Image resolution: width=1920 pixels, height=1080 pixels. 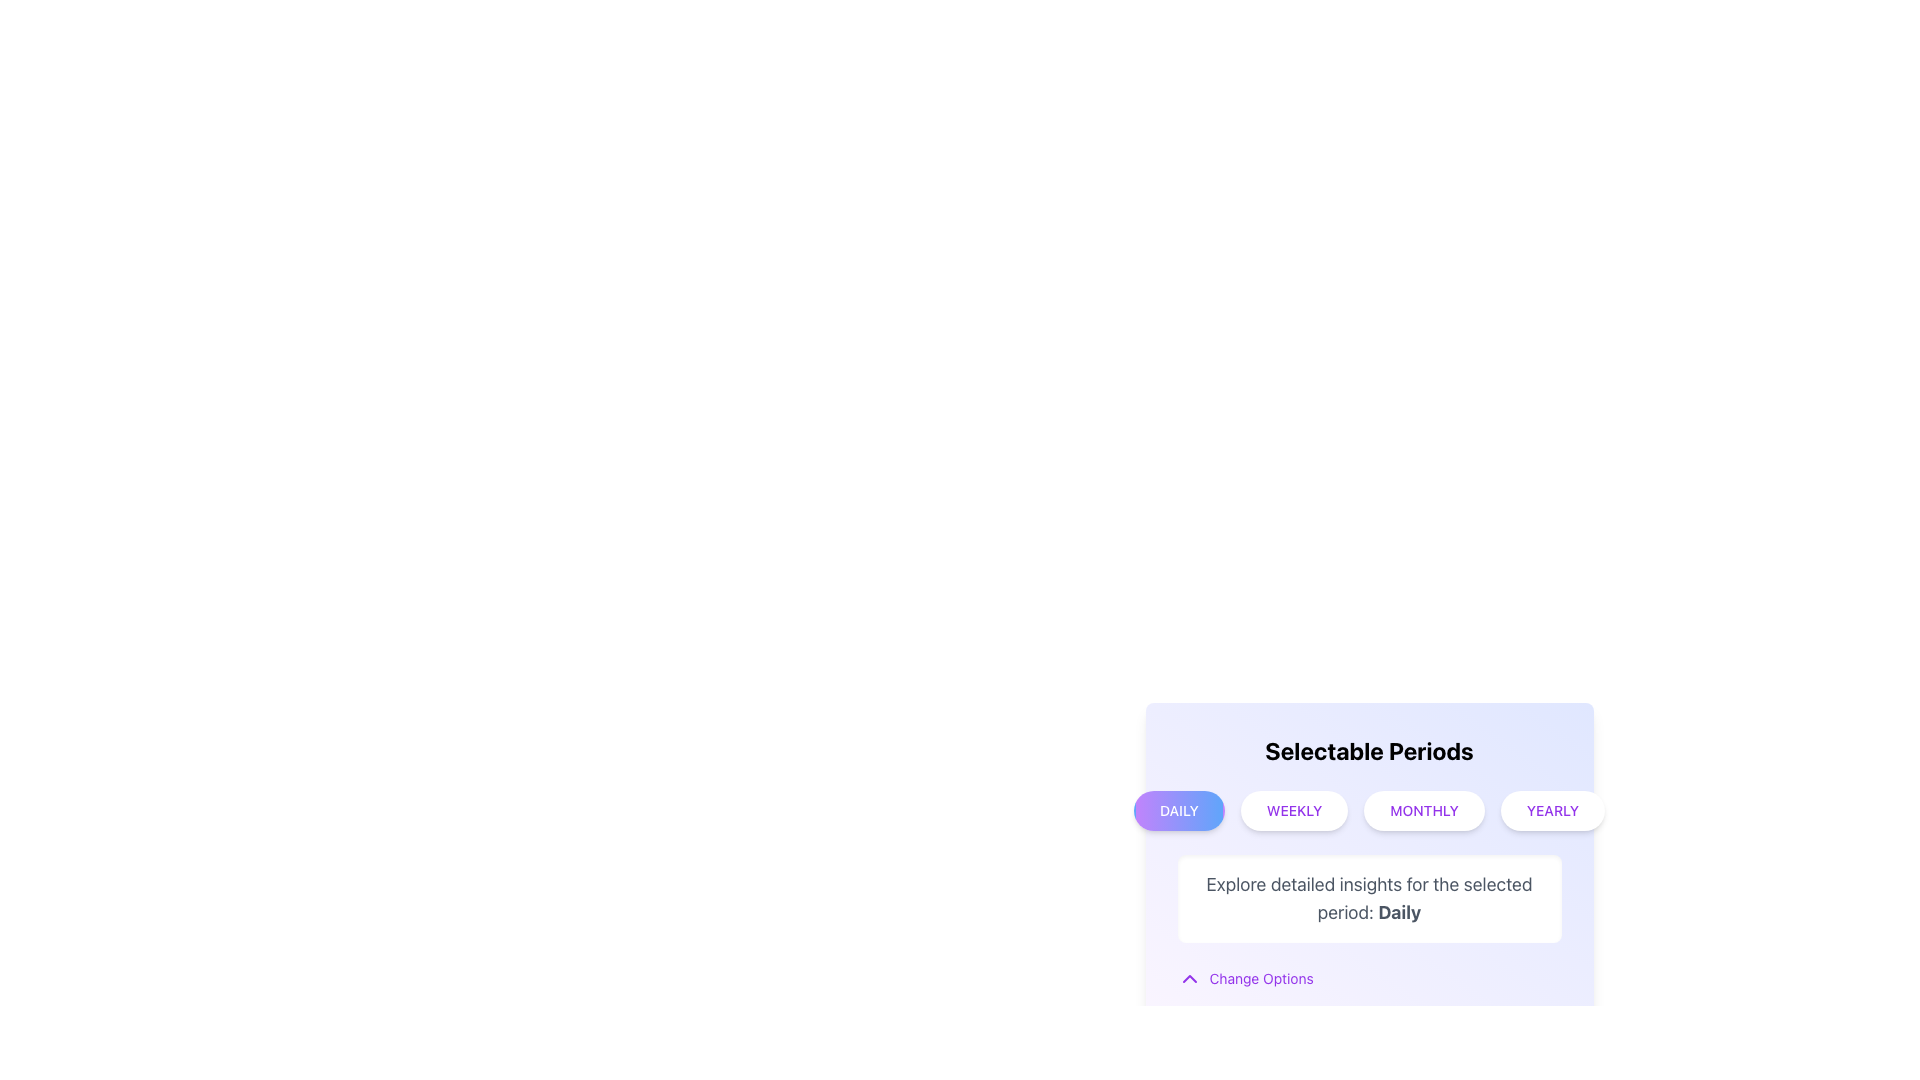 What do you see at coordinates (1368, 897) in the screenshot?
I see `descriptive static text located in the lower section of the 'Selectable Periods' card, which provides context about the selected period` at bounding box center [1368, 897].